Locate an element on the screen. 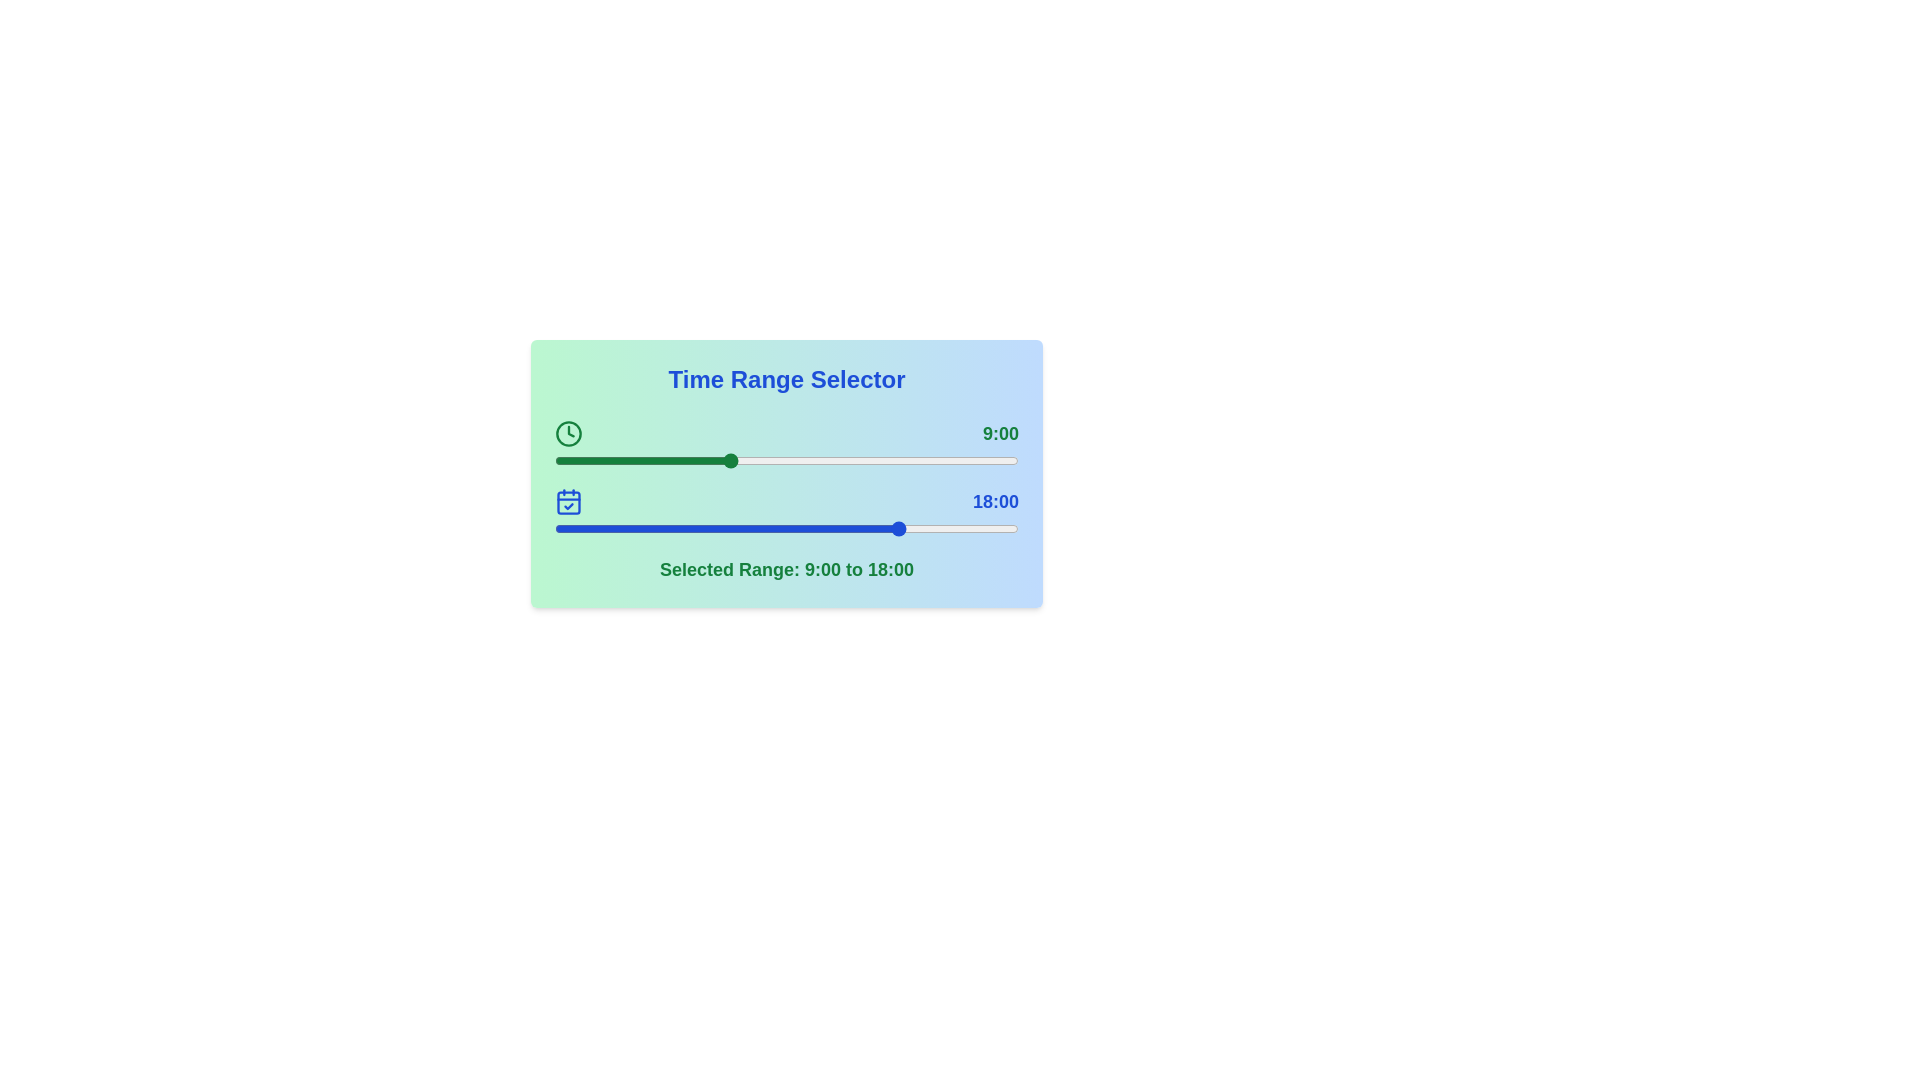 This screenshot has width=1920, height=1080. time range is located at coordinates (980, 527).